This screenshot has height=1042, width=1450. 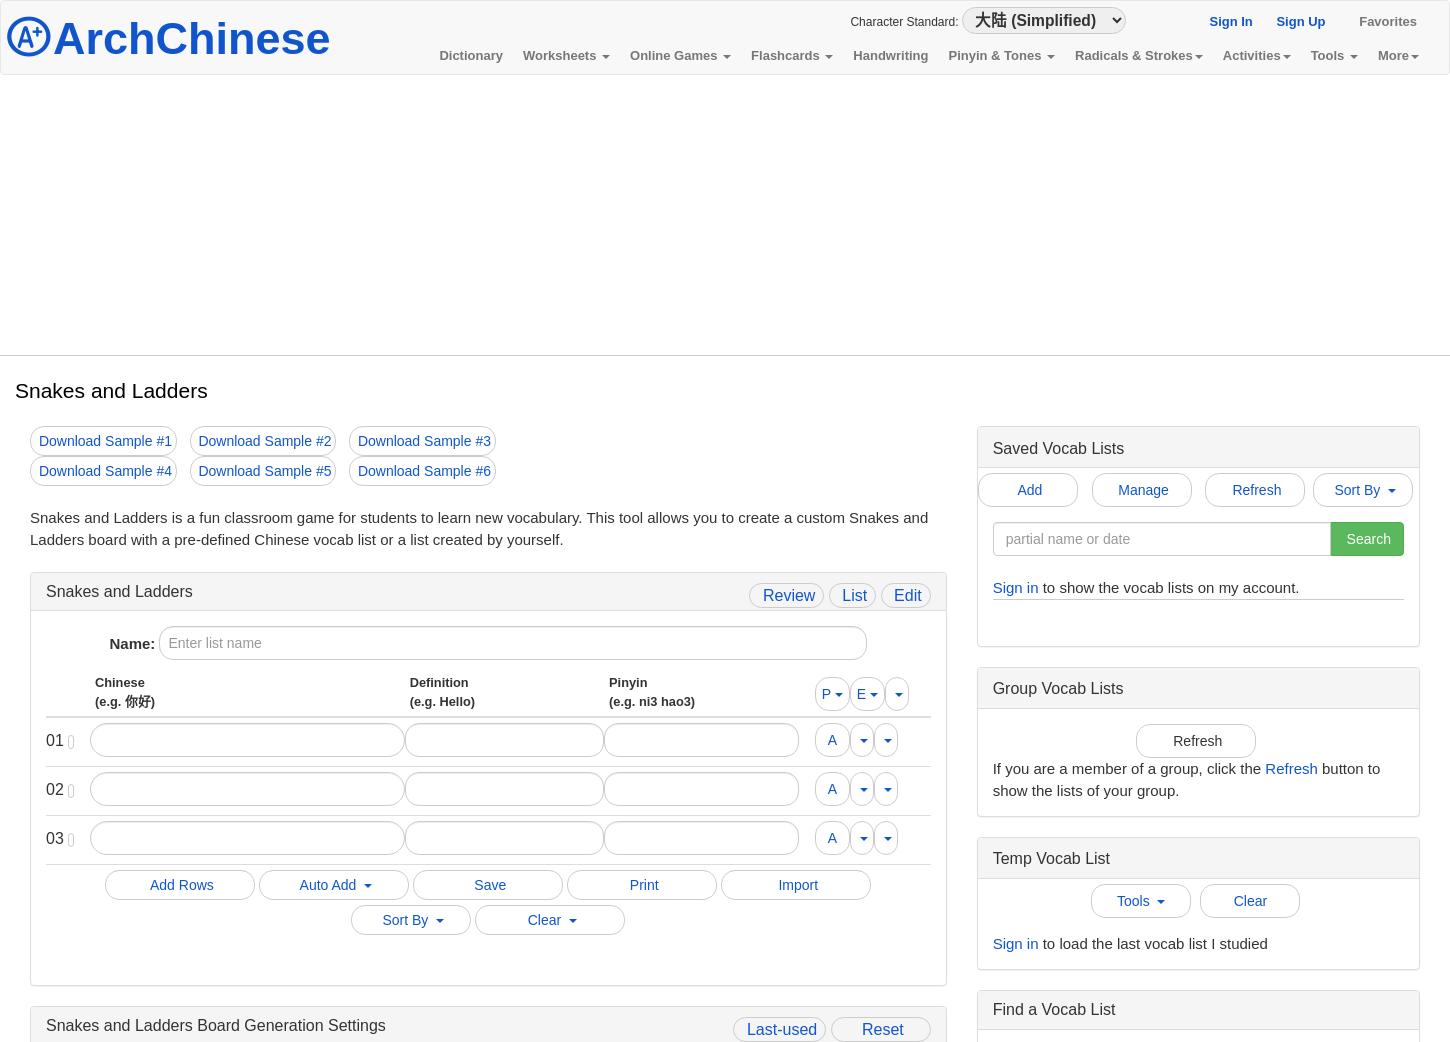 What do you see at coordinates (674, 54) in the screenshot?
I see `'Online Games'` at bounding box center [674, 54].